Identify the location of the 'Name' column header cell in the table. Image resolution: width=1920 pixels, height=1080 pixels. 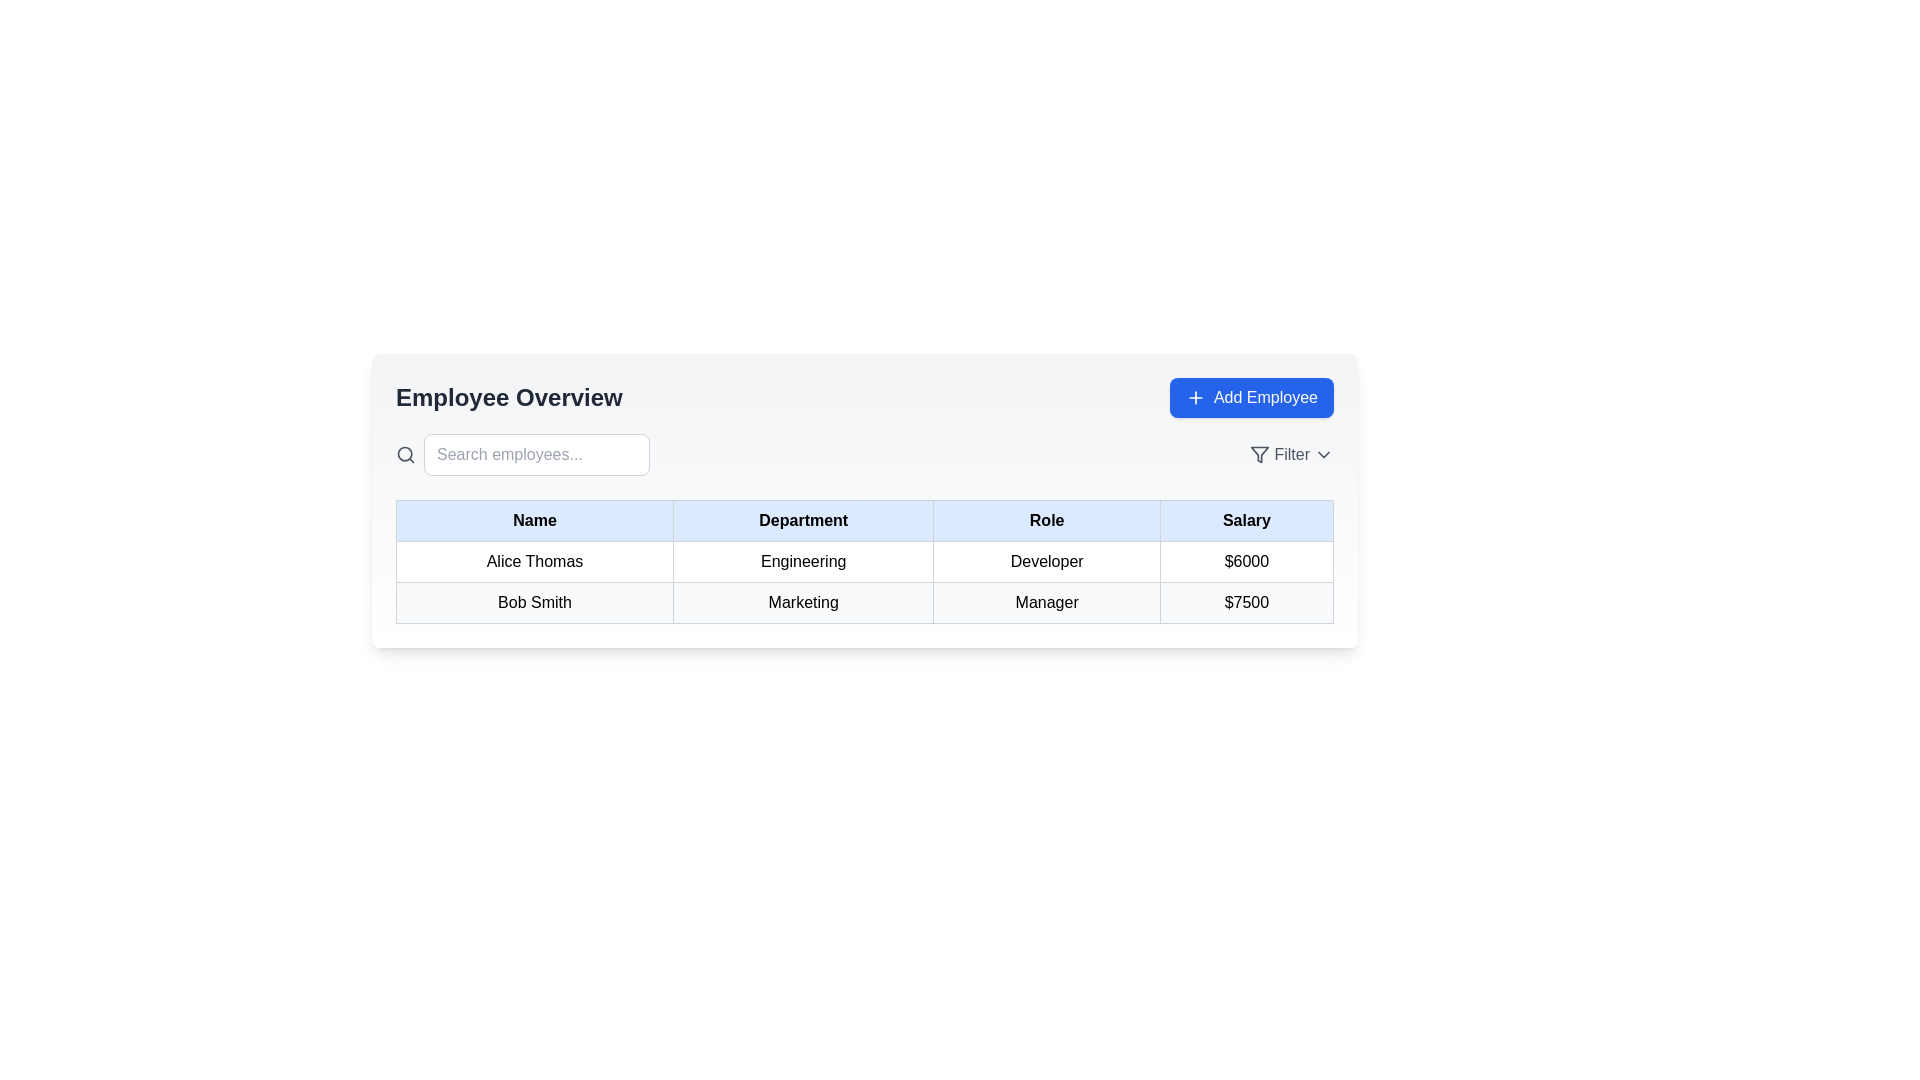
(534, 519).